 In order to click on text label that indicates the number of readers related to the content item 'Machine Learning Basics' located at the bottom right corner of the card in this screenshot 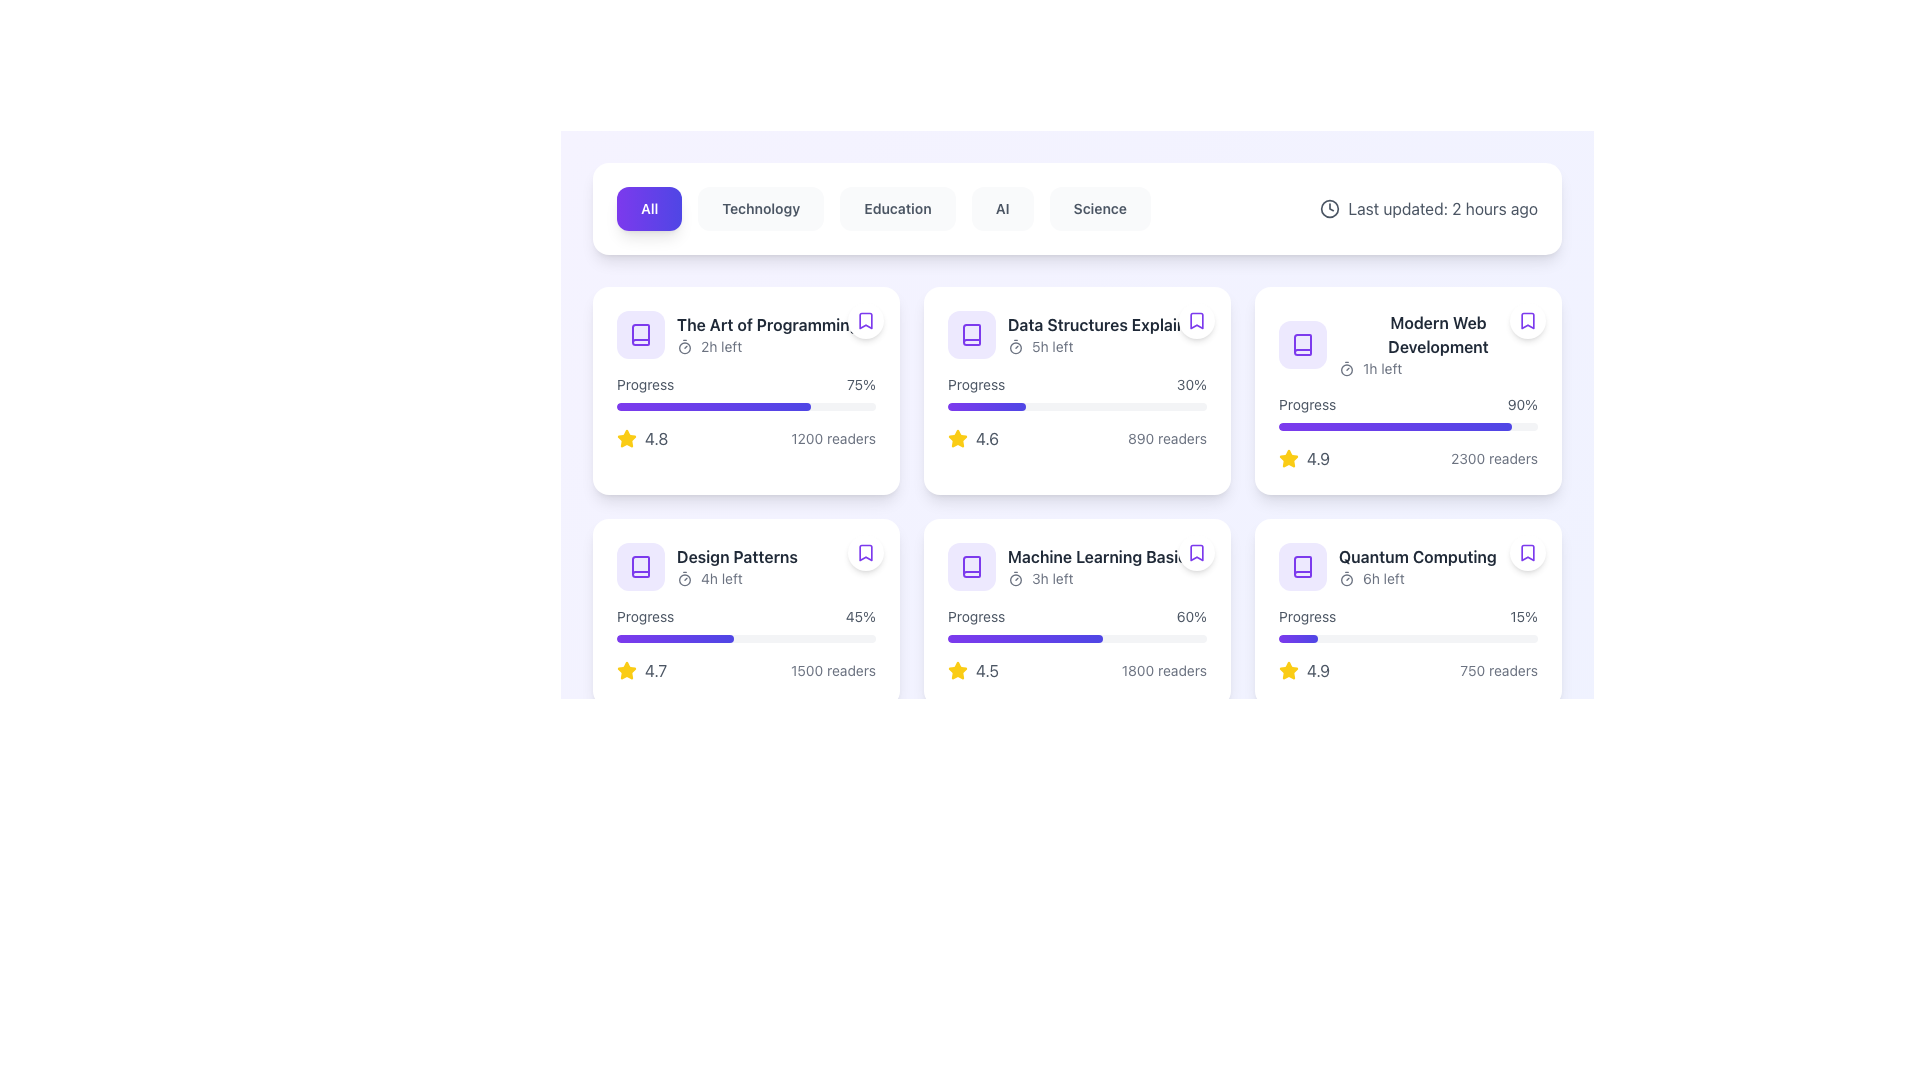, I will do `click(1164, 671)`.